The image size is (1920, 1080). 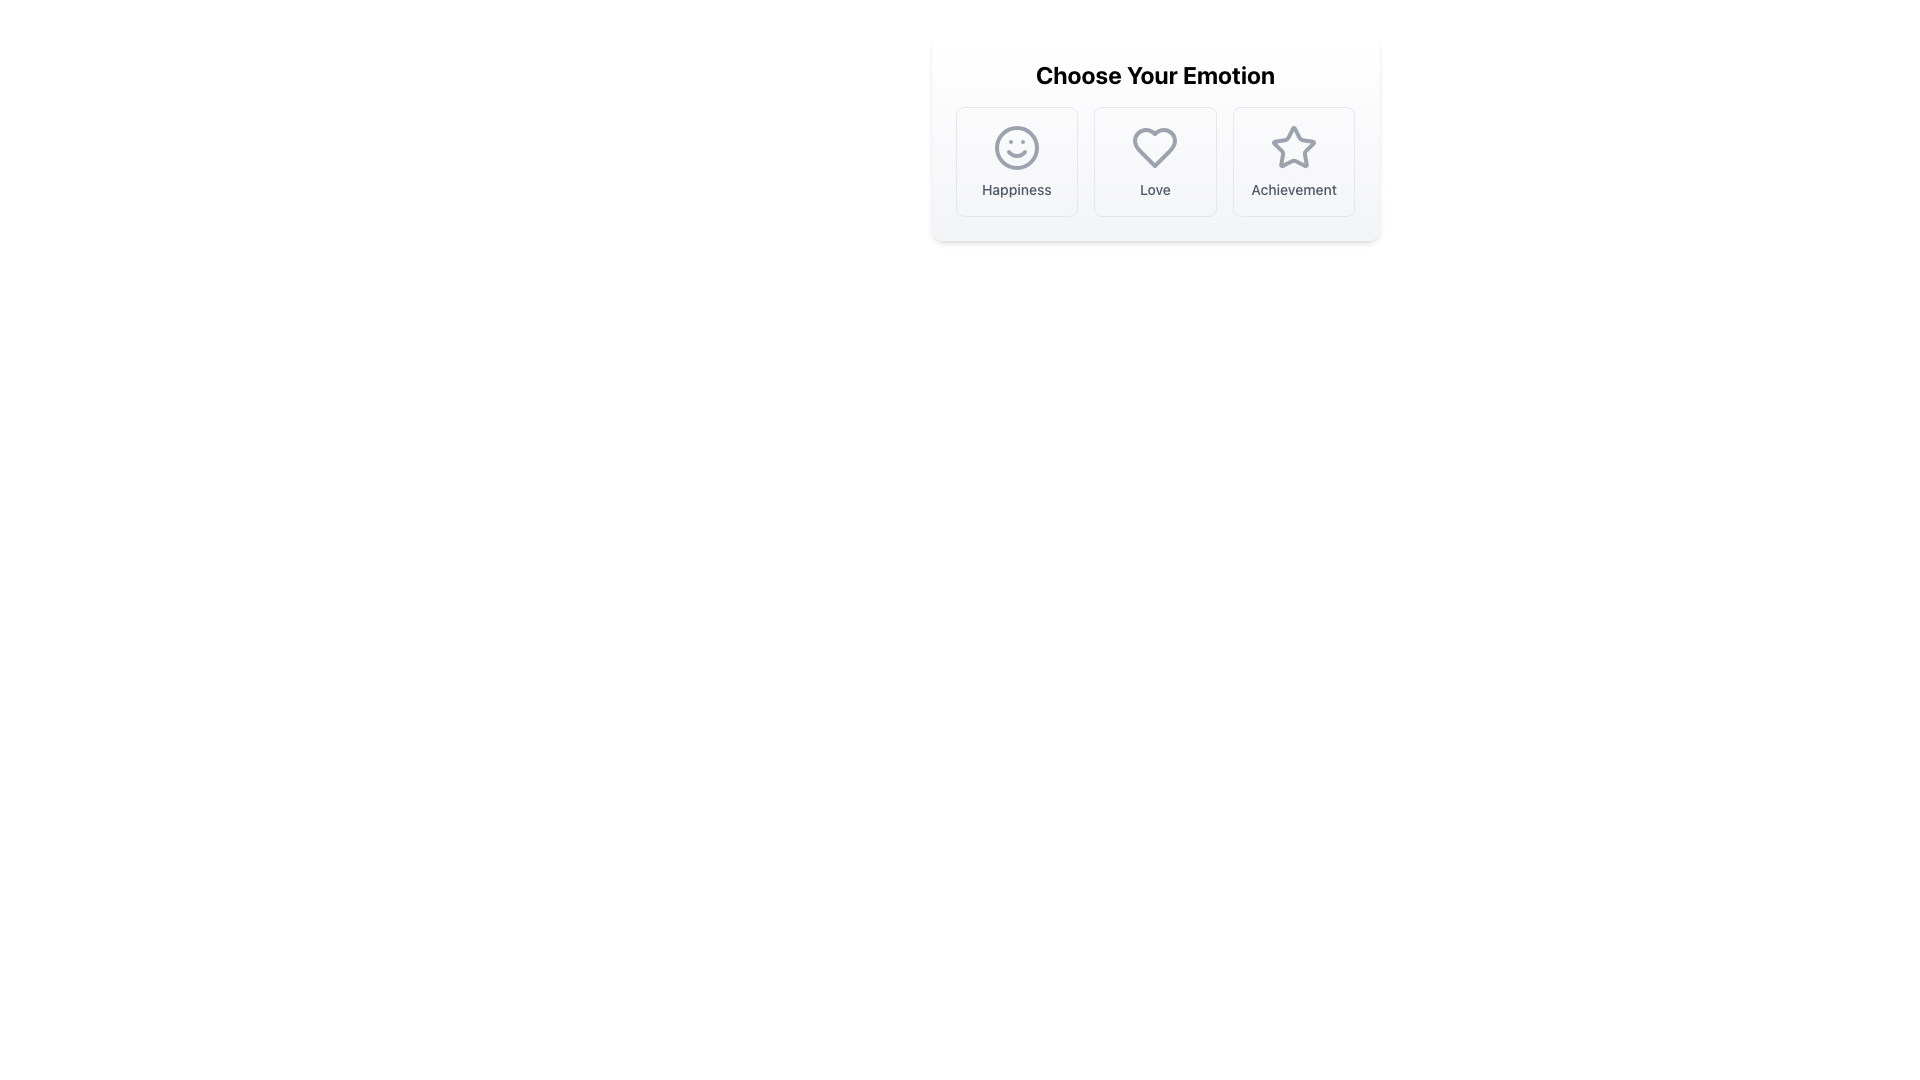 I want to click on the circular smiley face icon representing 'Happiness' in the emotion selection UI, so click(x=1016, y=146).